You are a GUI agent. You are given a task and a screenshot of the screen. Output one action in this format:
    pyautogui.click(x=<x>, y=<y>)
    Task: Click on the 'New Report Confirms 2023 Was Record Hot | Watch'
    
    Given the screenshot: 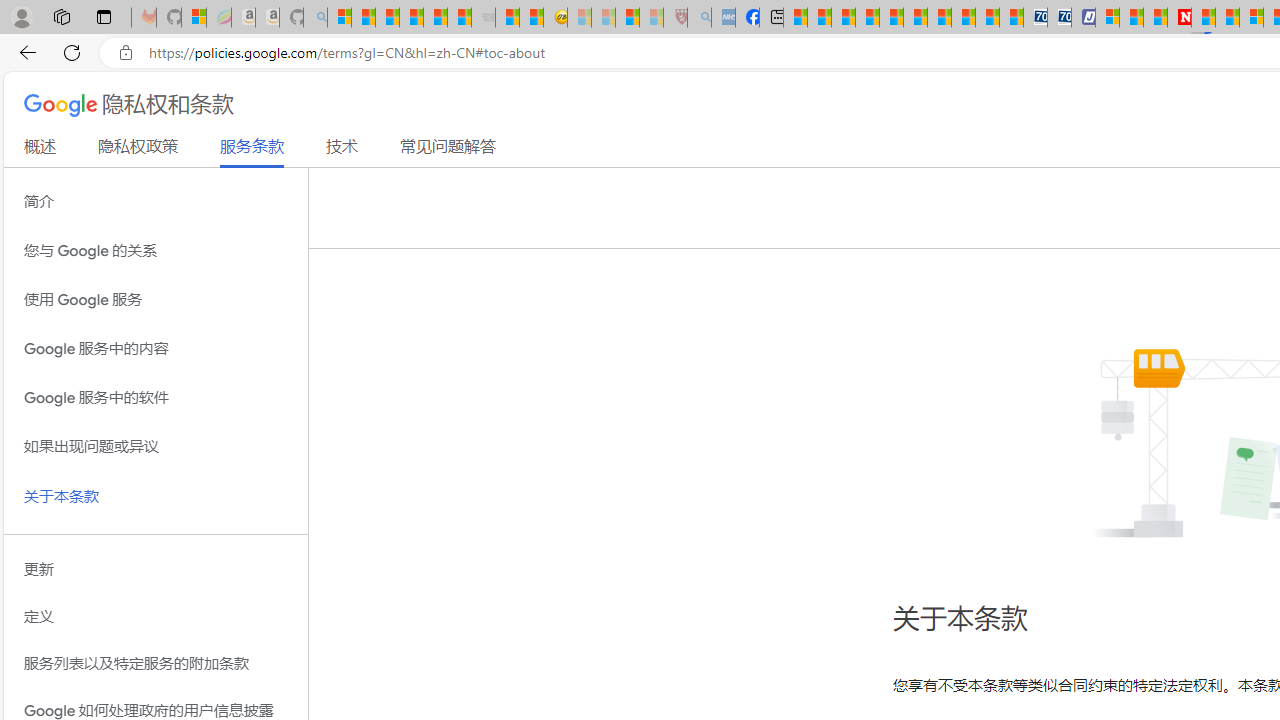 What is the action you would take?
    pyautogui.click(x=434, y=17)
    